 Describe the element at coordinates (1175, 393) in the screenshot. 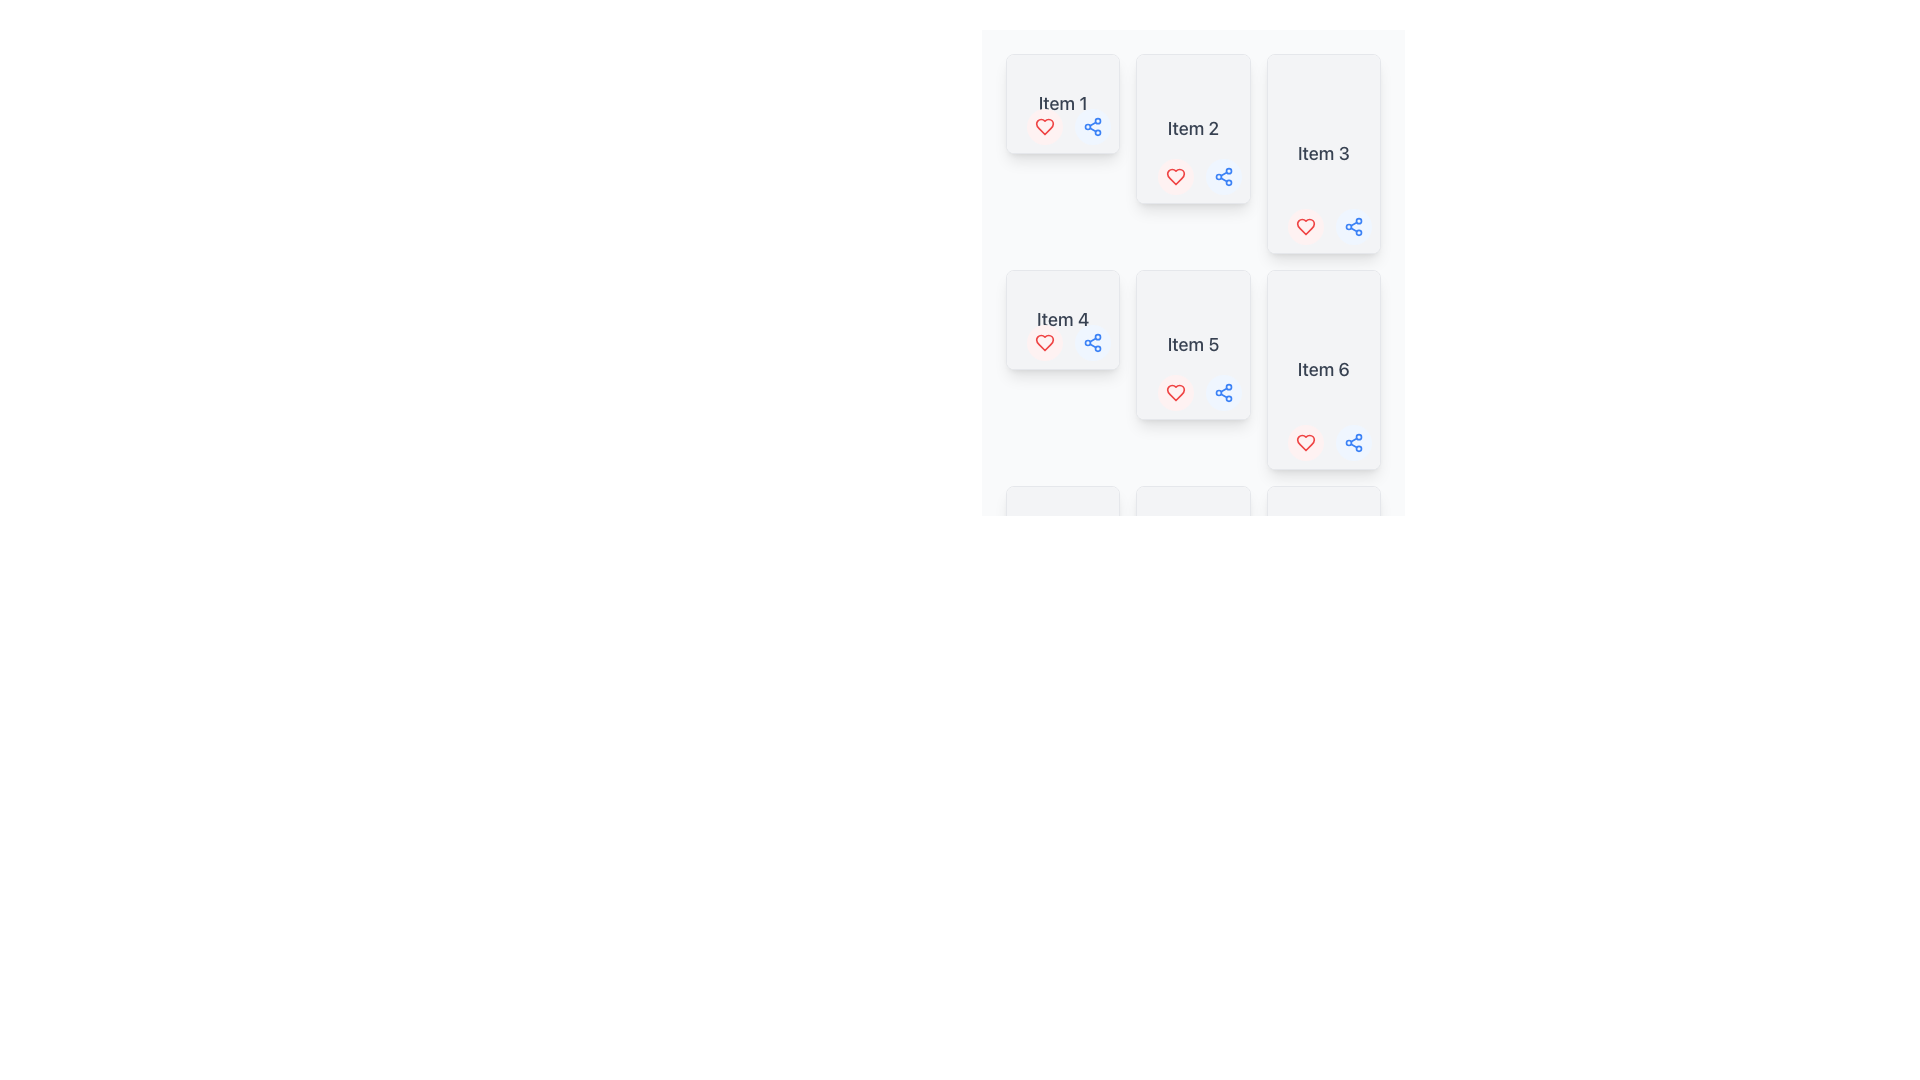

I see `the heart-shaped icon with a red border and a white background located at the bottom left of the card labeled 'Item 5' to favorite/unfavorite` at that location.